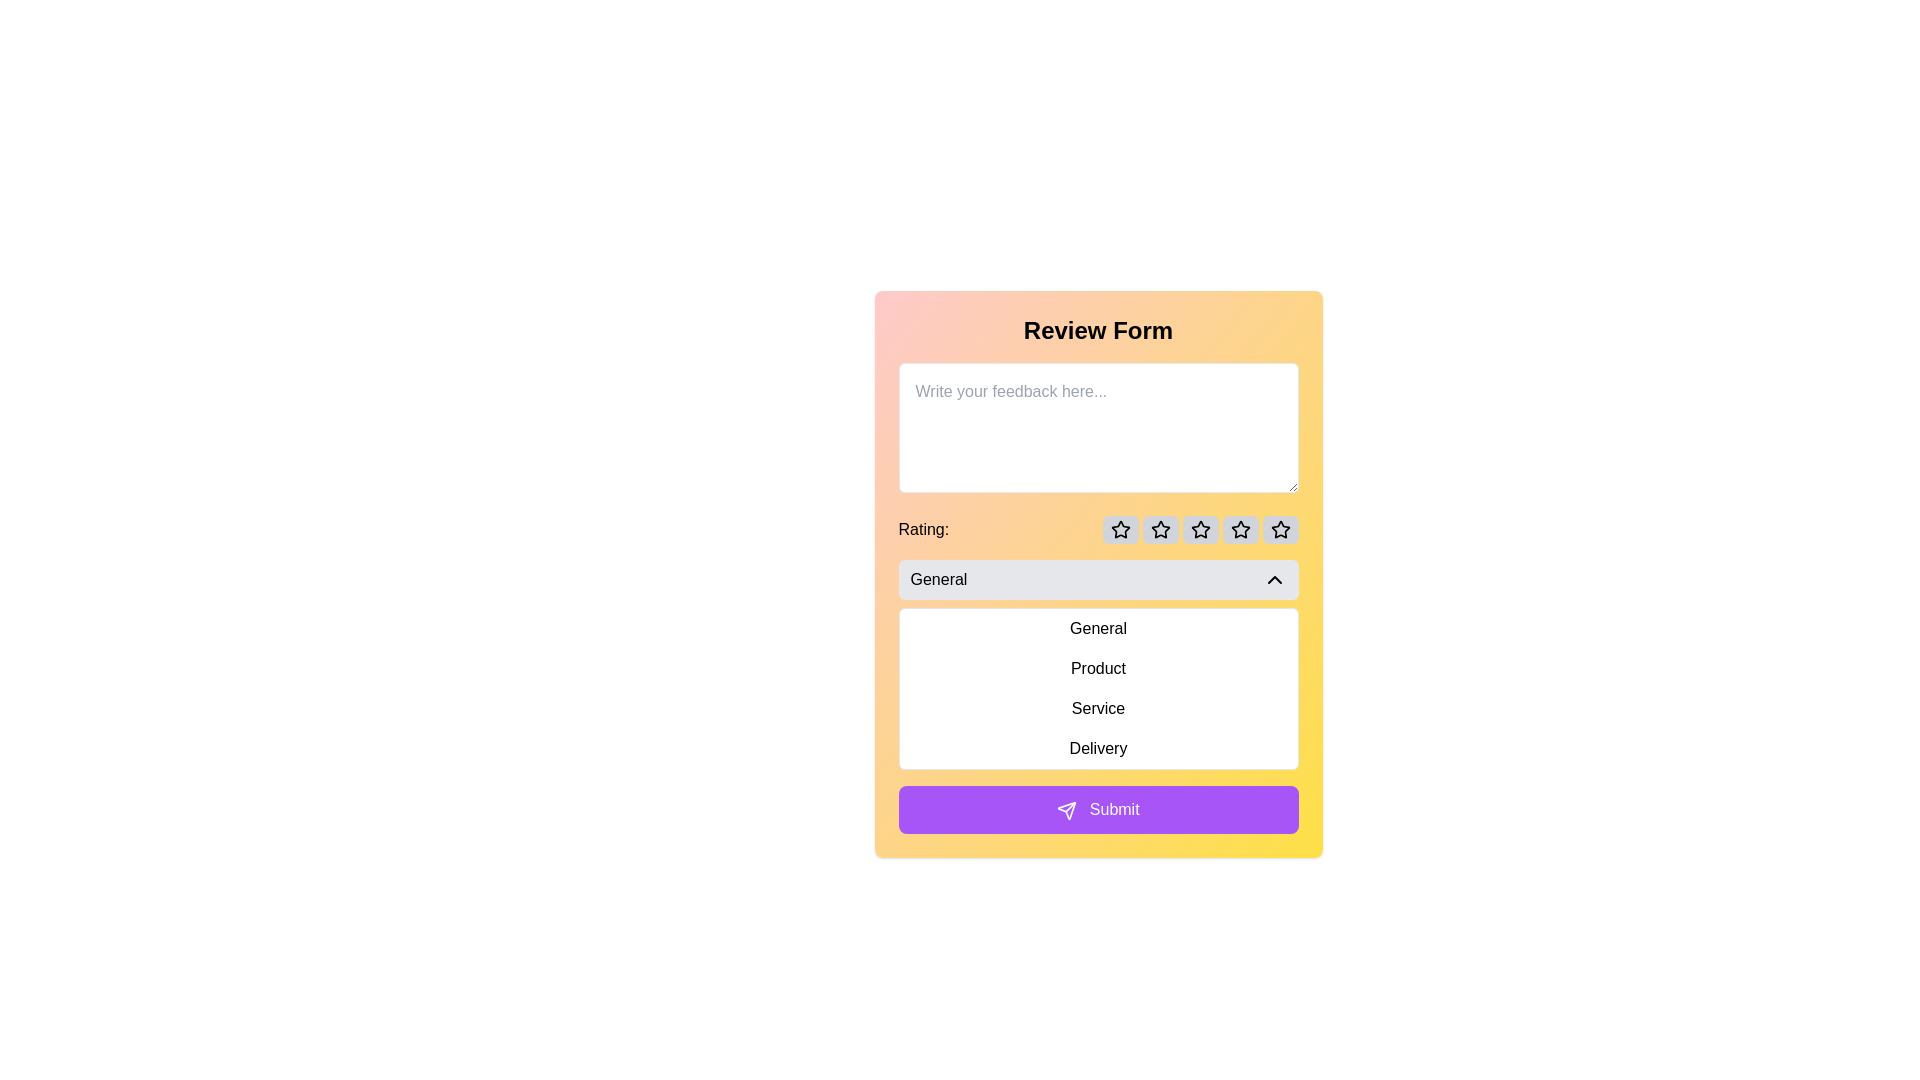 The width and height of the screenshot is (1920, 1080). I want to click on the fifth star icon, so click(1280, 528).